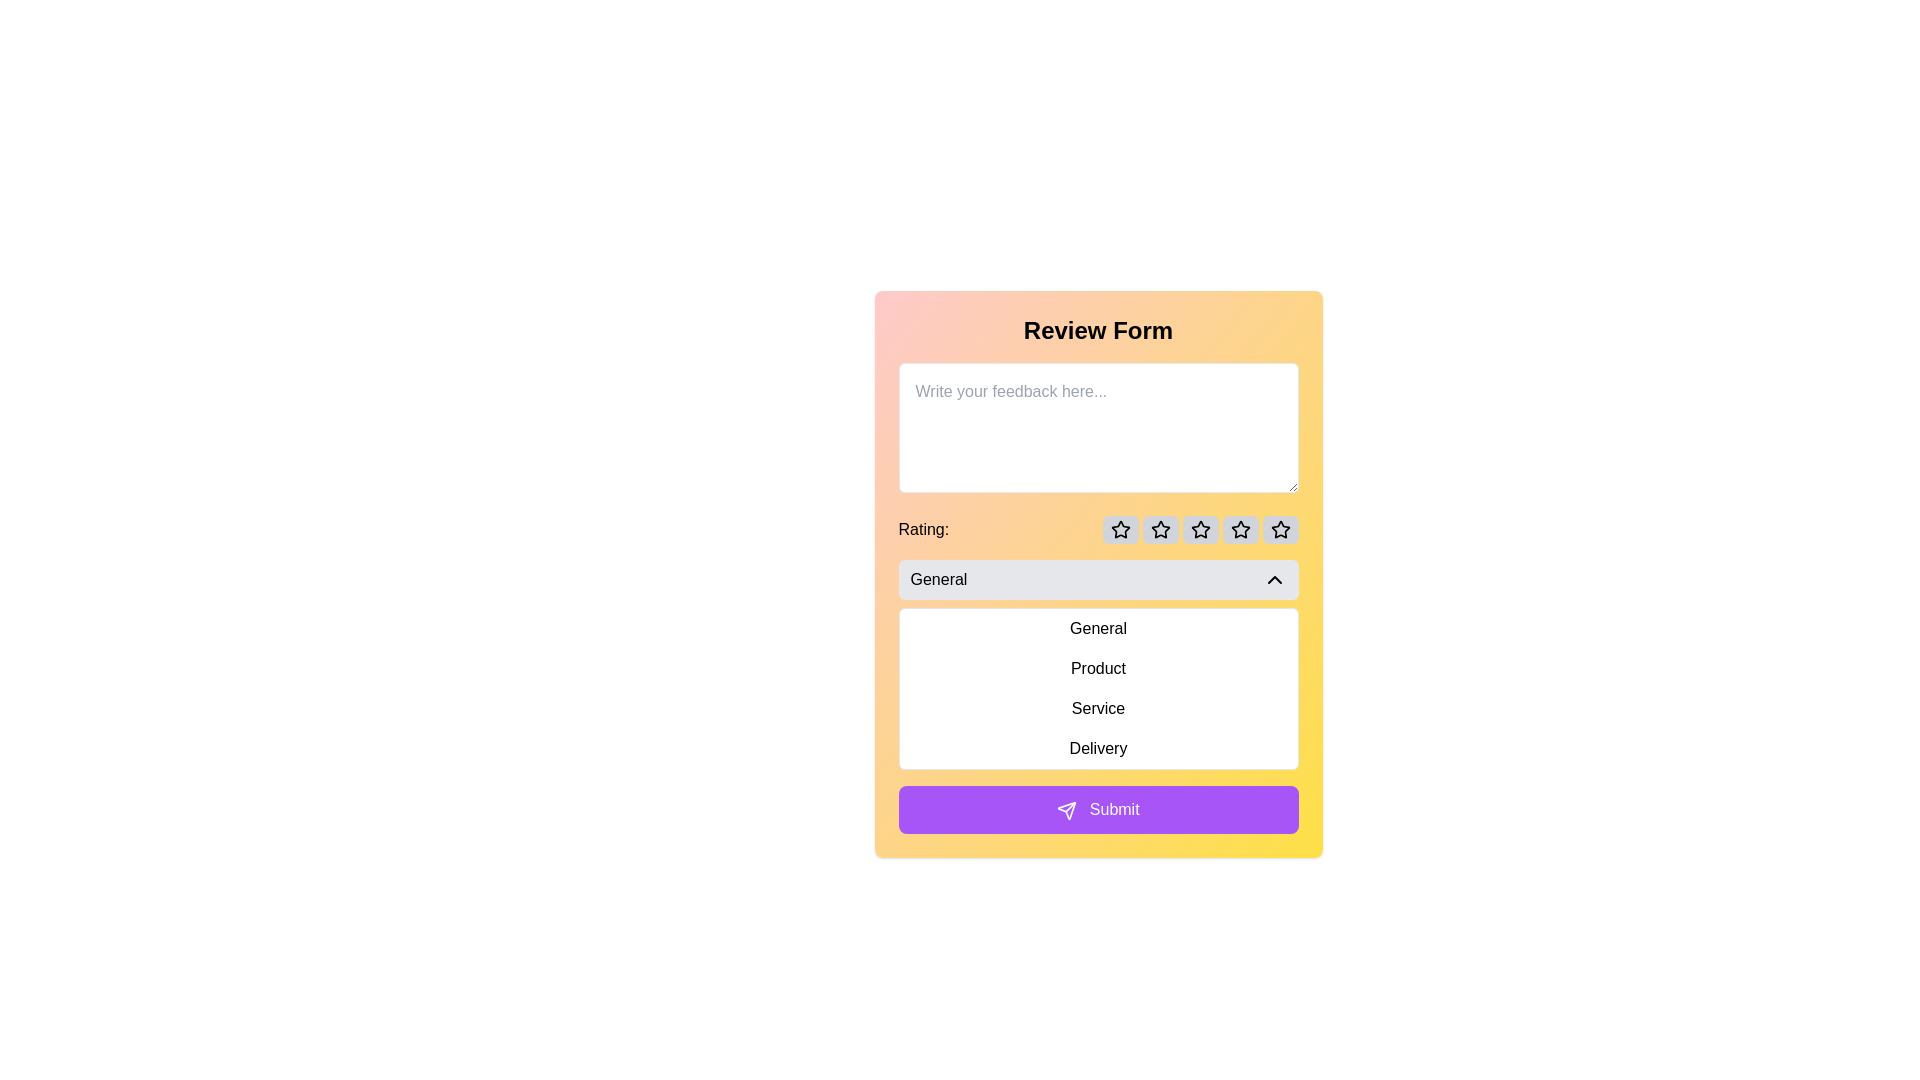 The width and height of the screenshot is (1920, 1080). I want to click on the fifth star icon, so click(1280, 528).